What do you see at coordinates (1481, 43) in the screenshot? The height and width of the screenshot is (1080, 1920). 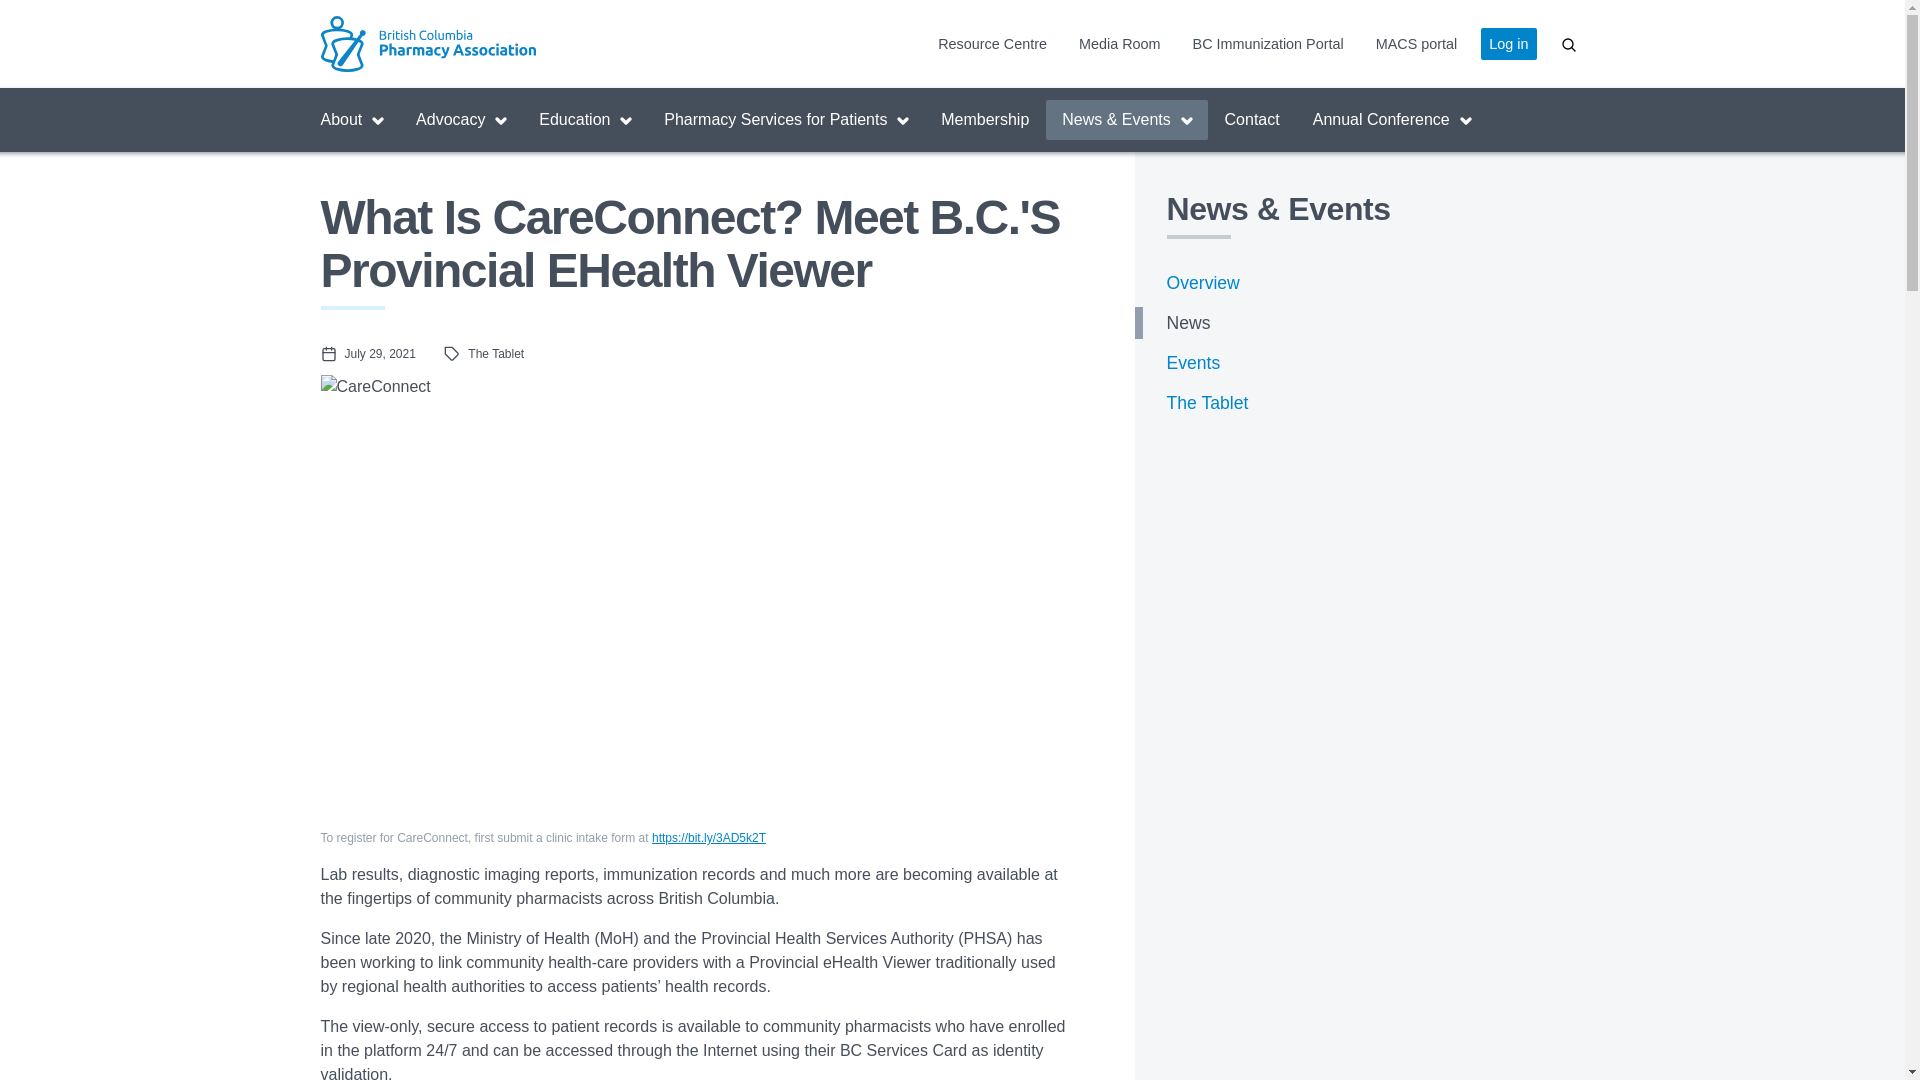 I see `'Log in'` at bounding box center [1481, 43].